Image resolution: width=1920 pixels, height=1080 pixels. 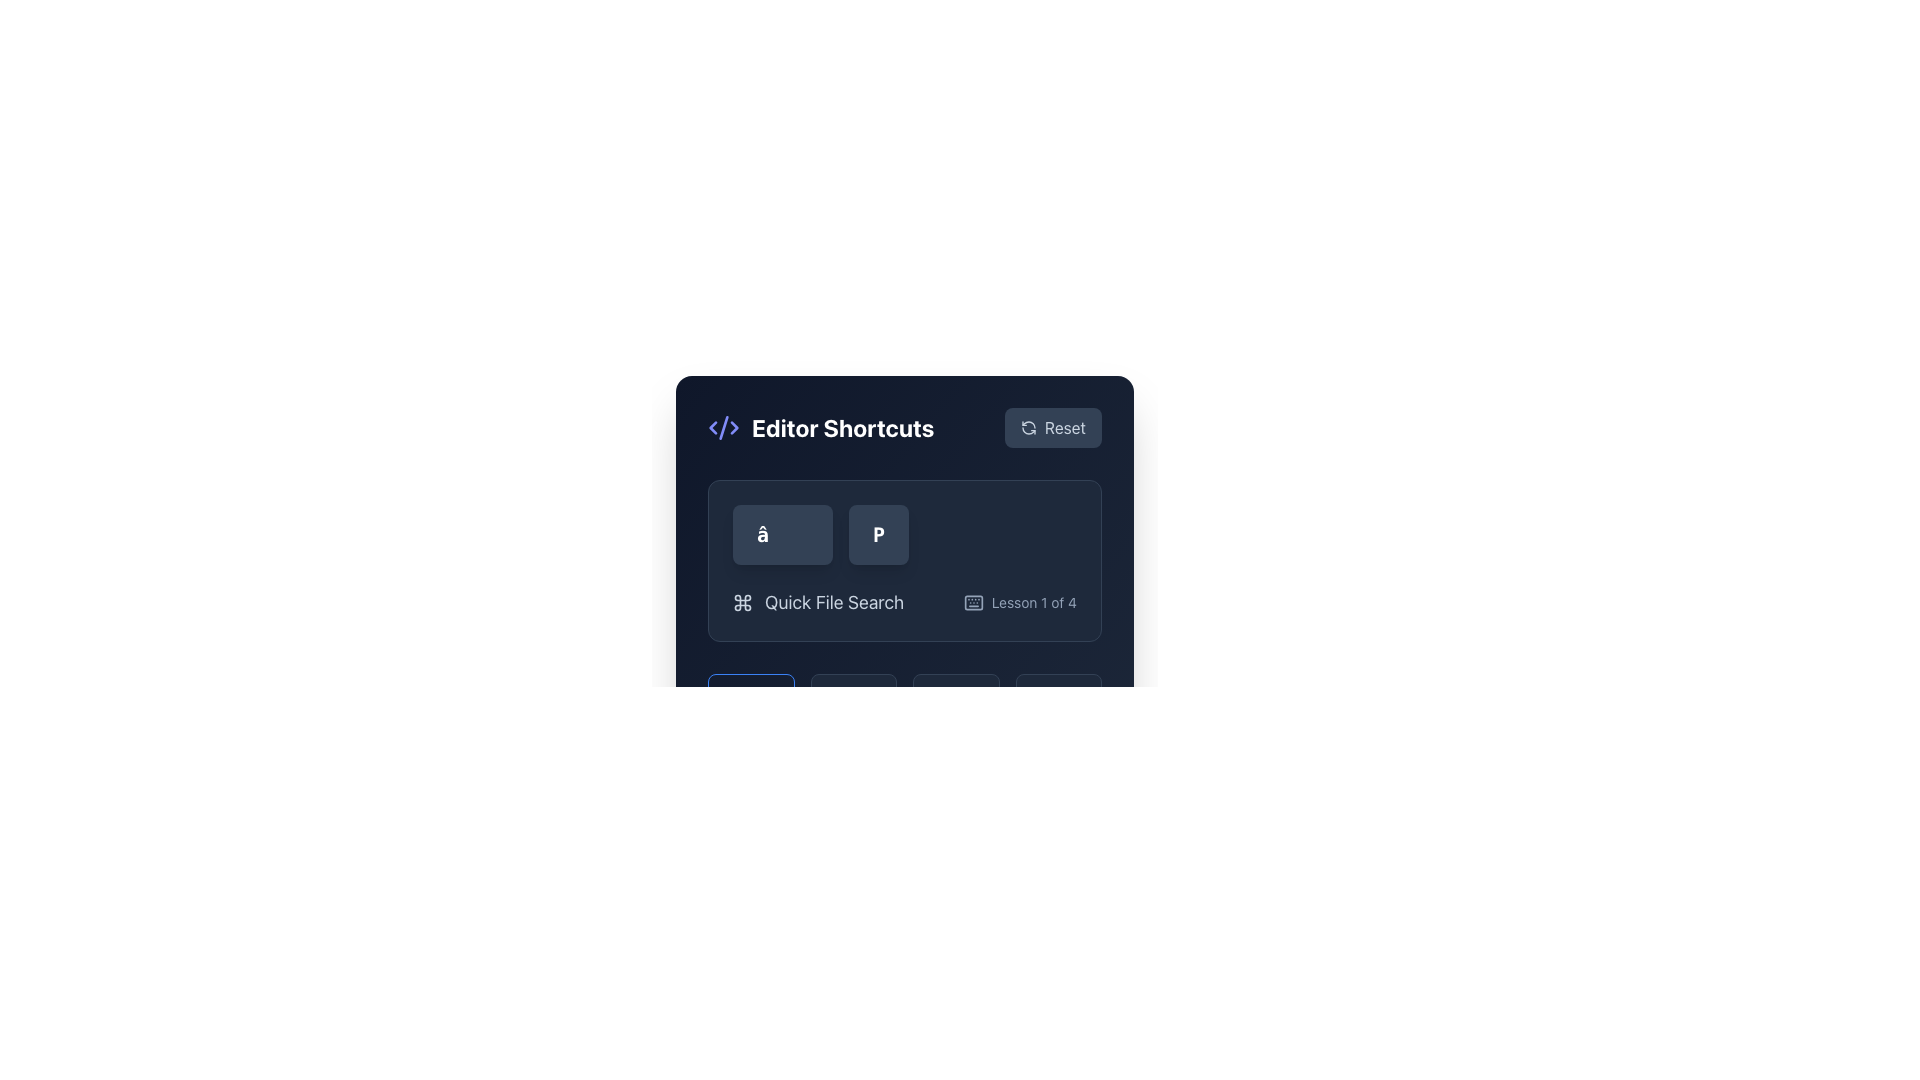 What do you see at coordinates (818, 601) in the screenshot?
I see `'Quick File Search' label with a command key symbol, which is the first label in a horizontal group and features a light gray color scheme on a dark background` at bounding box center [818, 601].